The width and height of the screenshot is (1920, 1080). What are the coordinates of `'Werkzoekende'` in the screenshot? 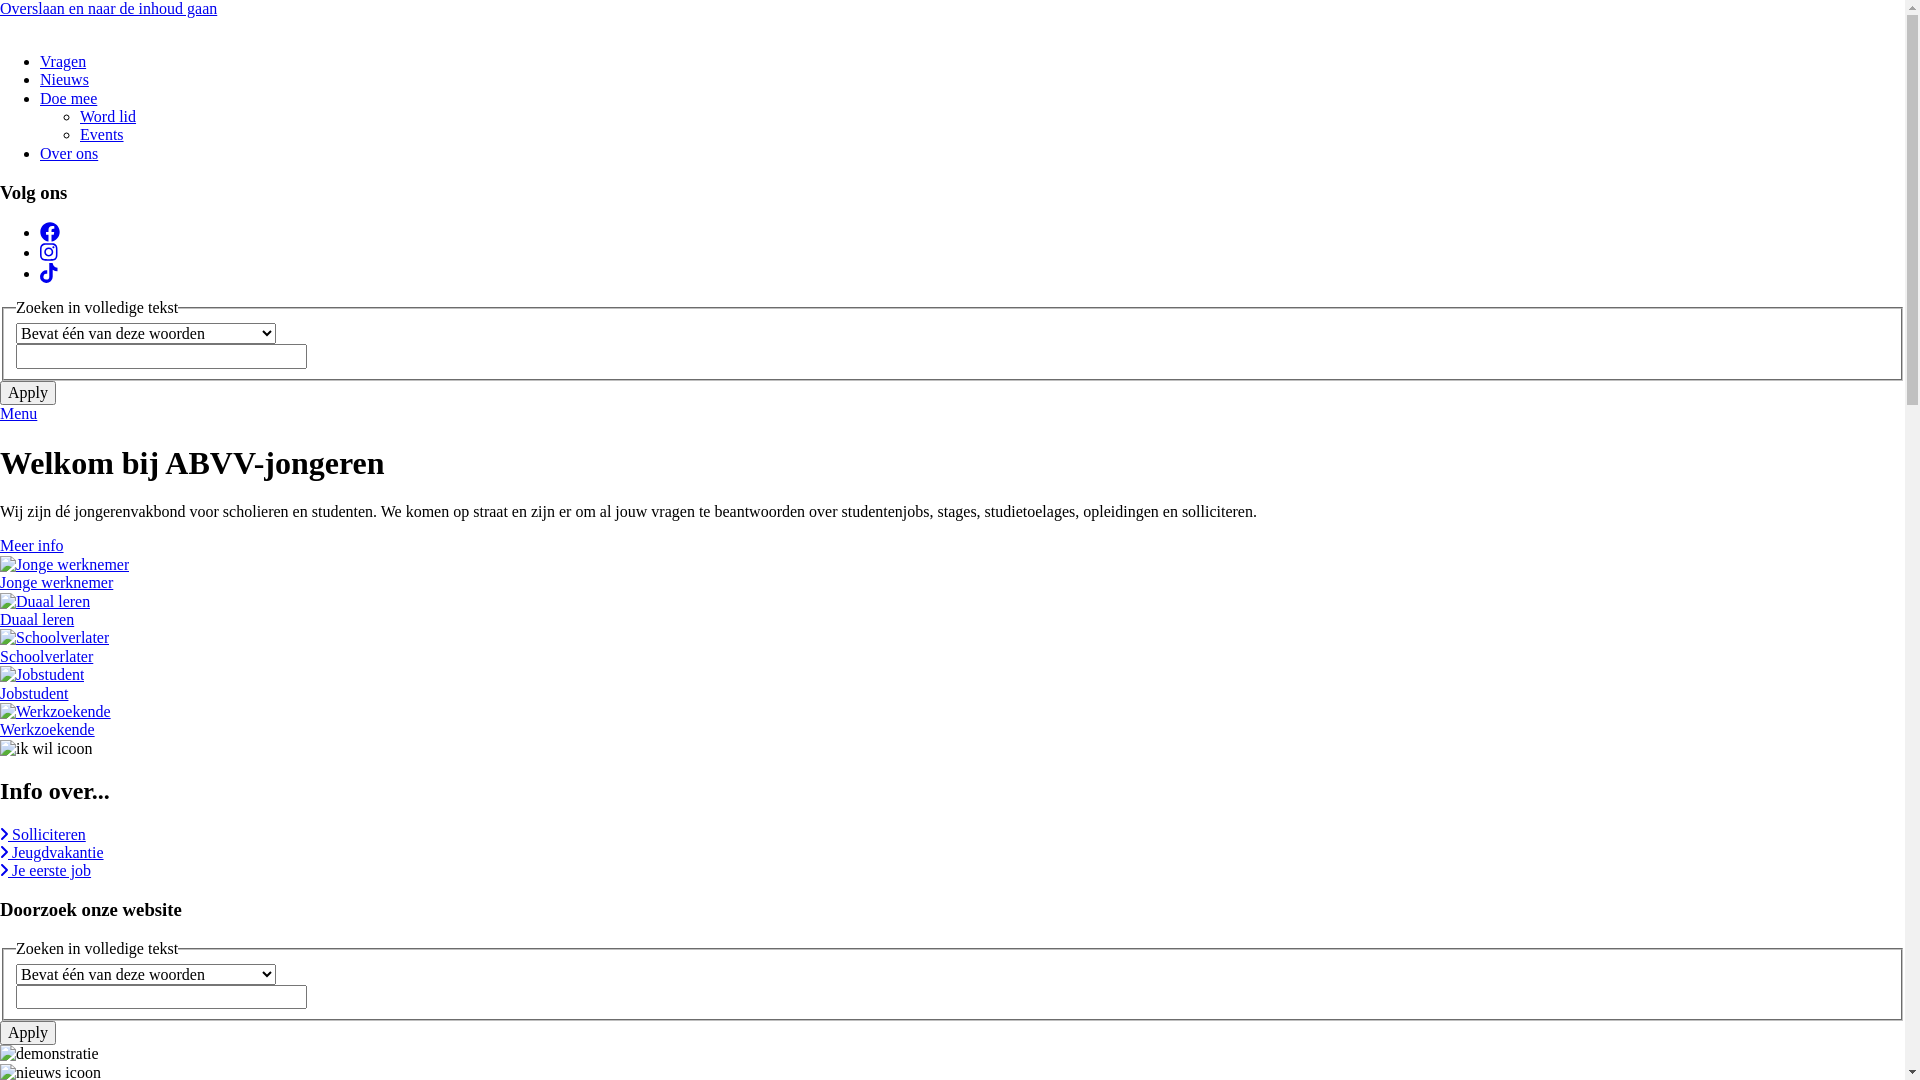 It's located at (0, 721).